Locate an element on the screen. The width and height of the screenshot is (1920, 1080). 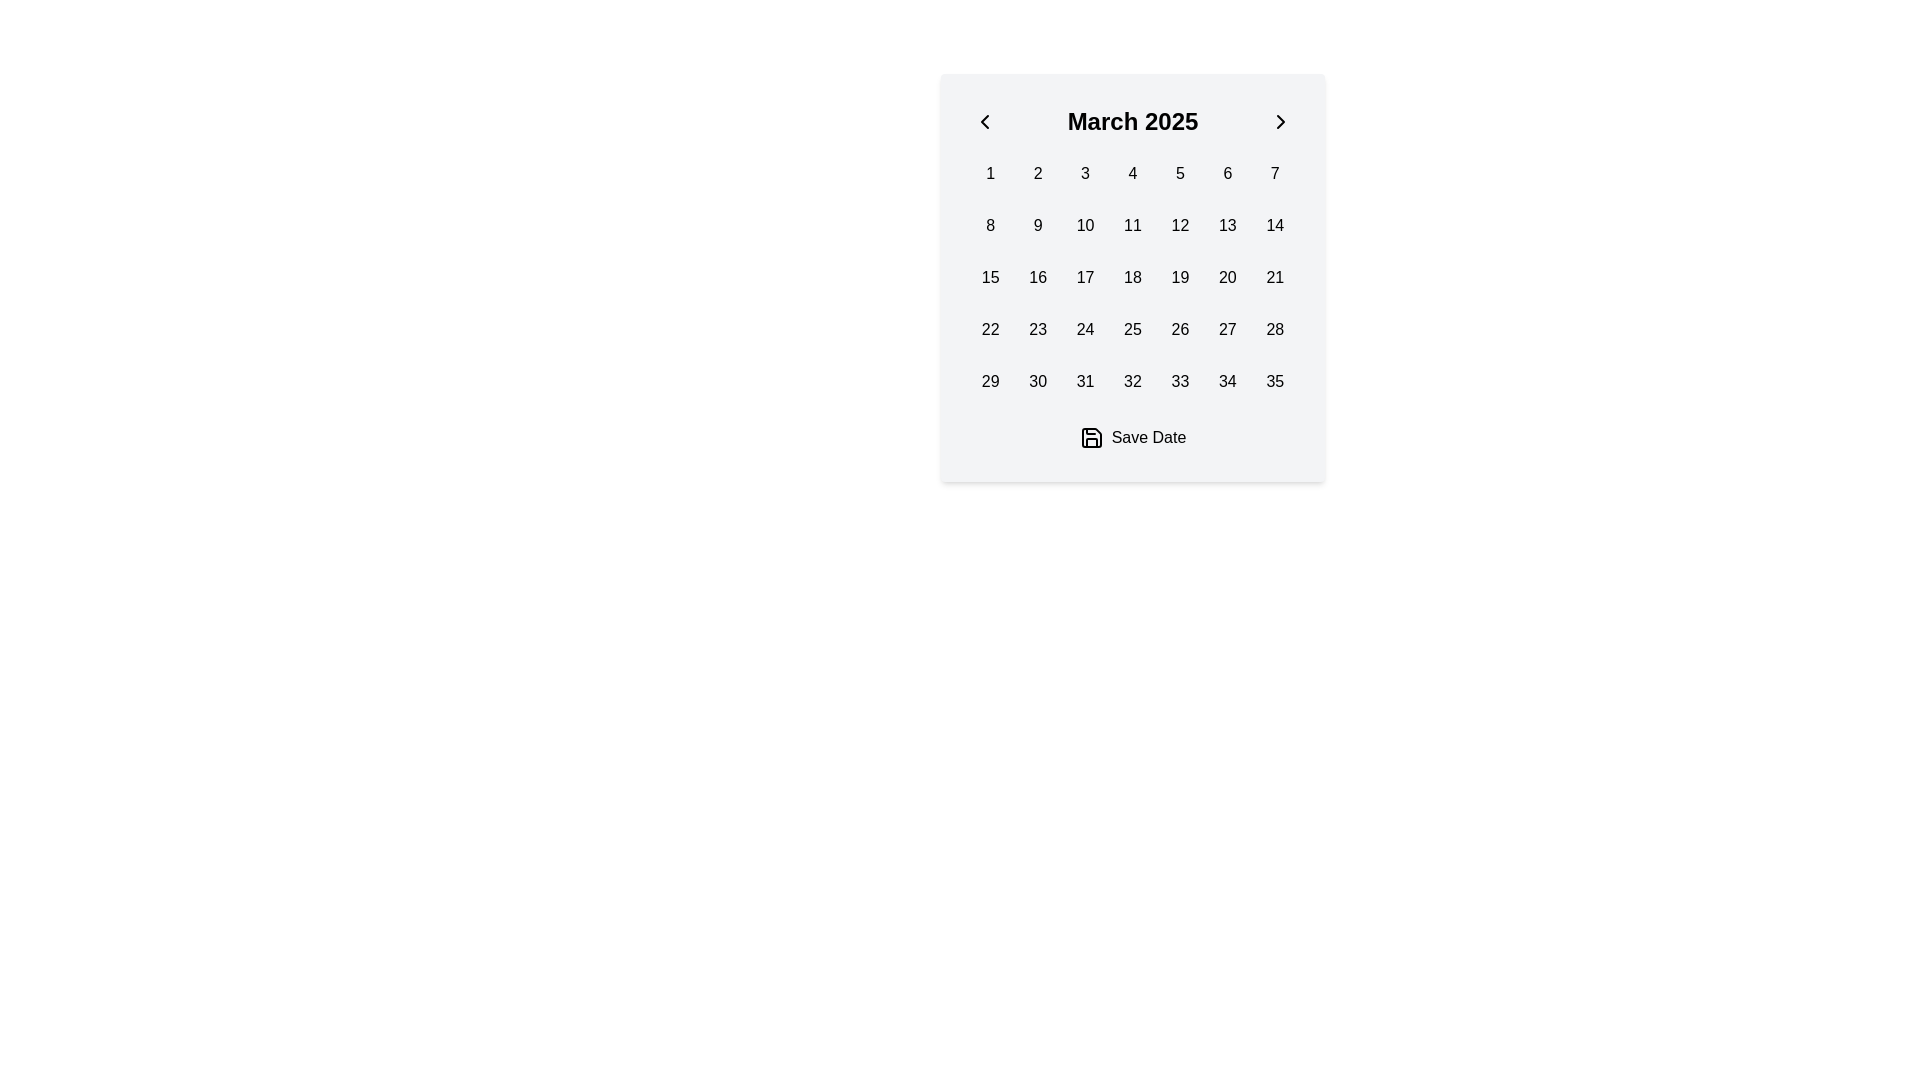
the small, rounded rectangular button displaying the text '32' to change its background color, located in the last row, fourth column of a 7-column grid is located at coordinates (1132, 381).